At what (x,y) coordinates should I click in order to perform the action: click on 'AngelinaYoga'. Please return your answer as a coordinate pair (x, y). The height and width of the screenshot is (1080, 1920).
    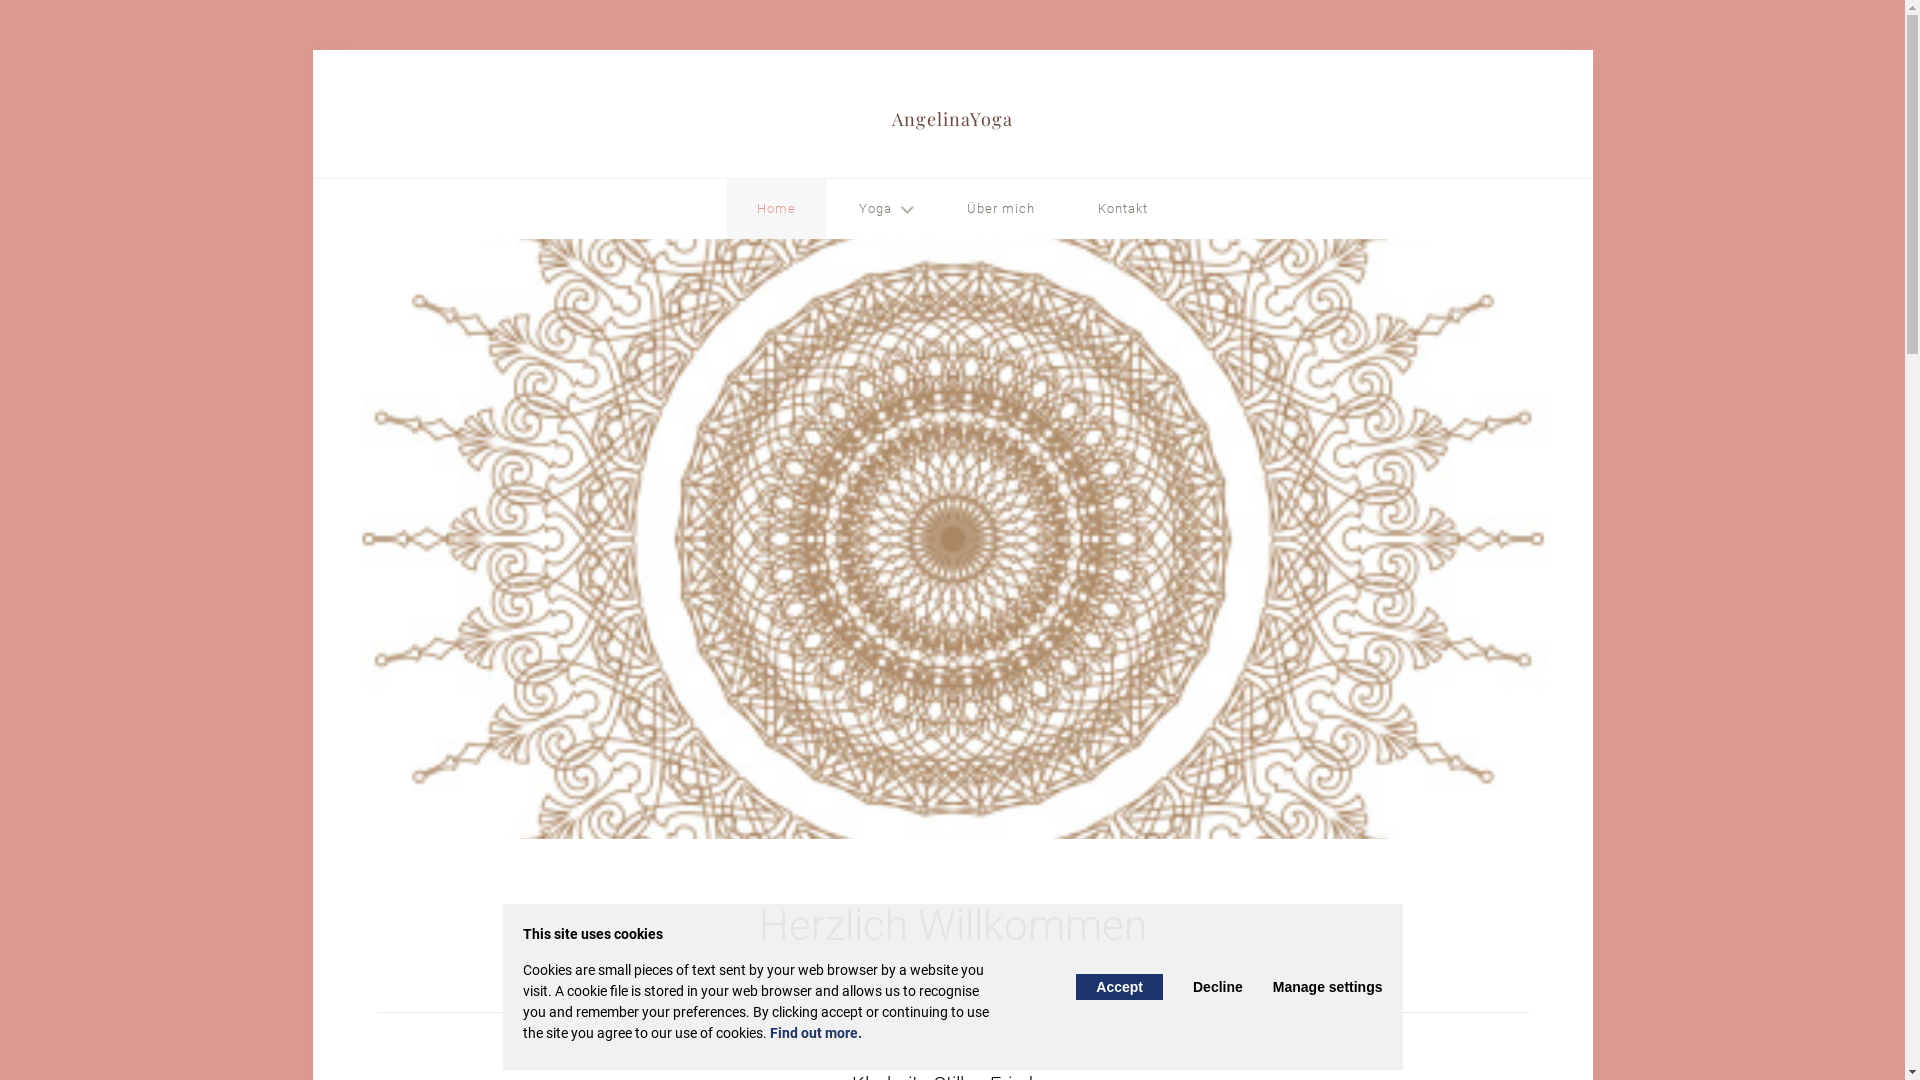
    Looking at the image, I should click on (891, 123).